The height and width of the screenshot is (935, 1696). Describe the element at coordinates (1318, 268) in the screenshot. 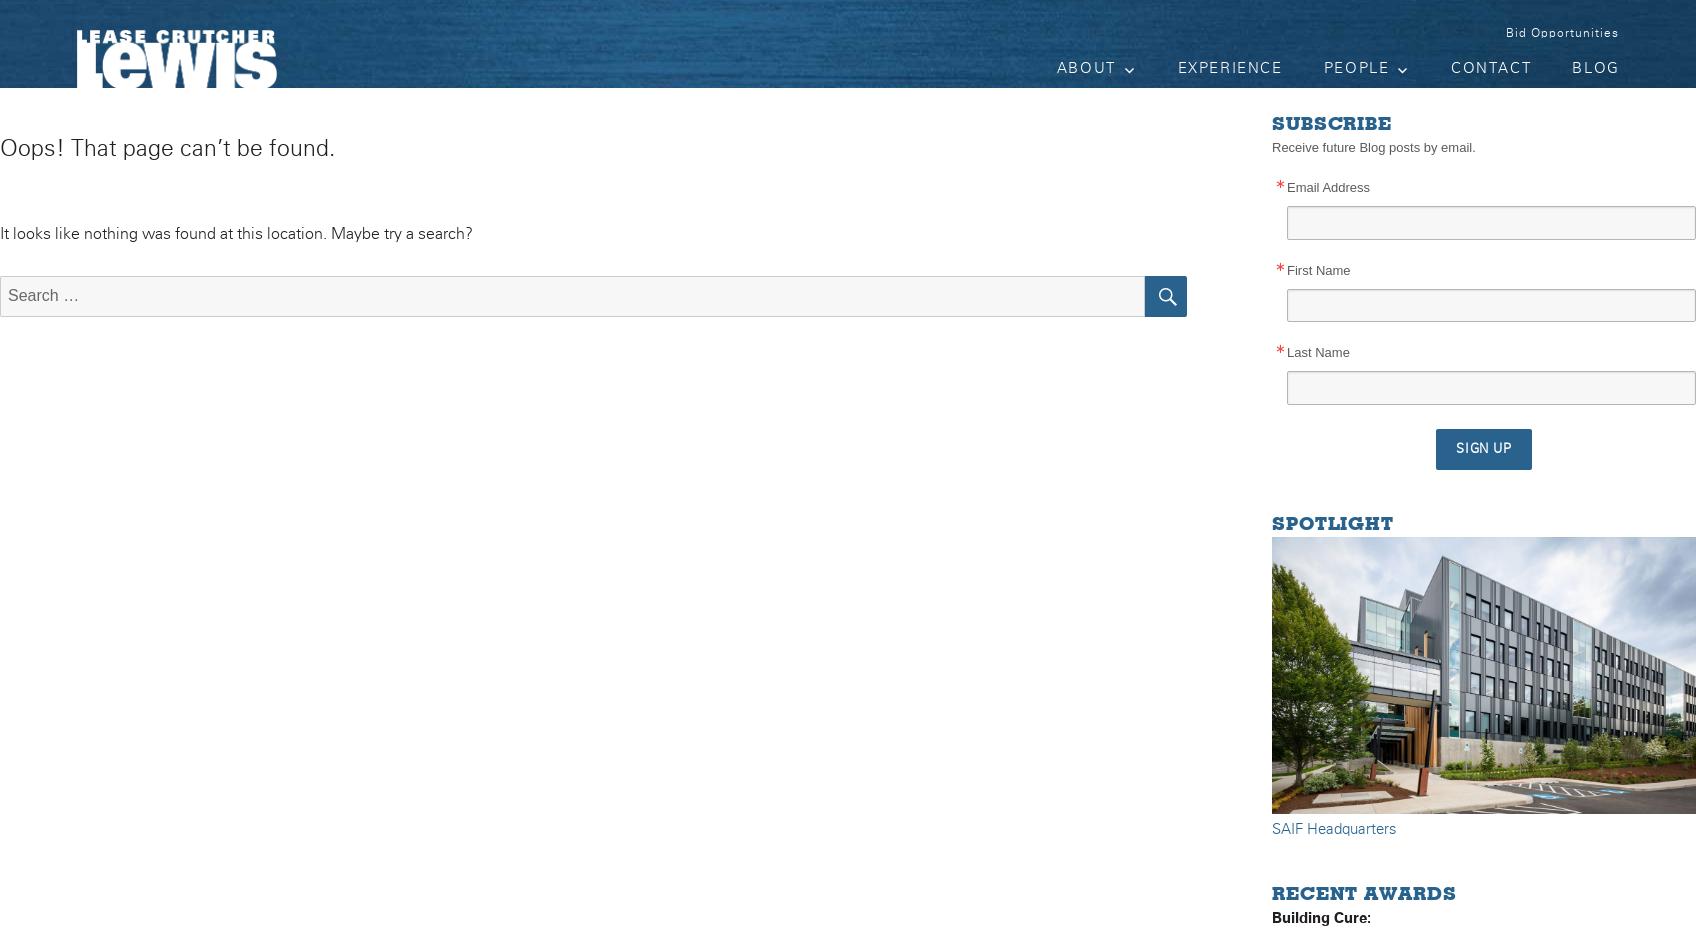

I see `'First Name'` at that location.